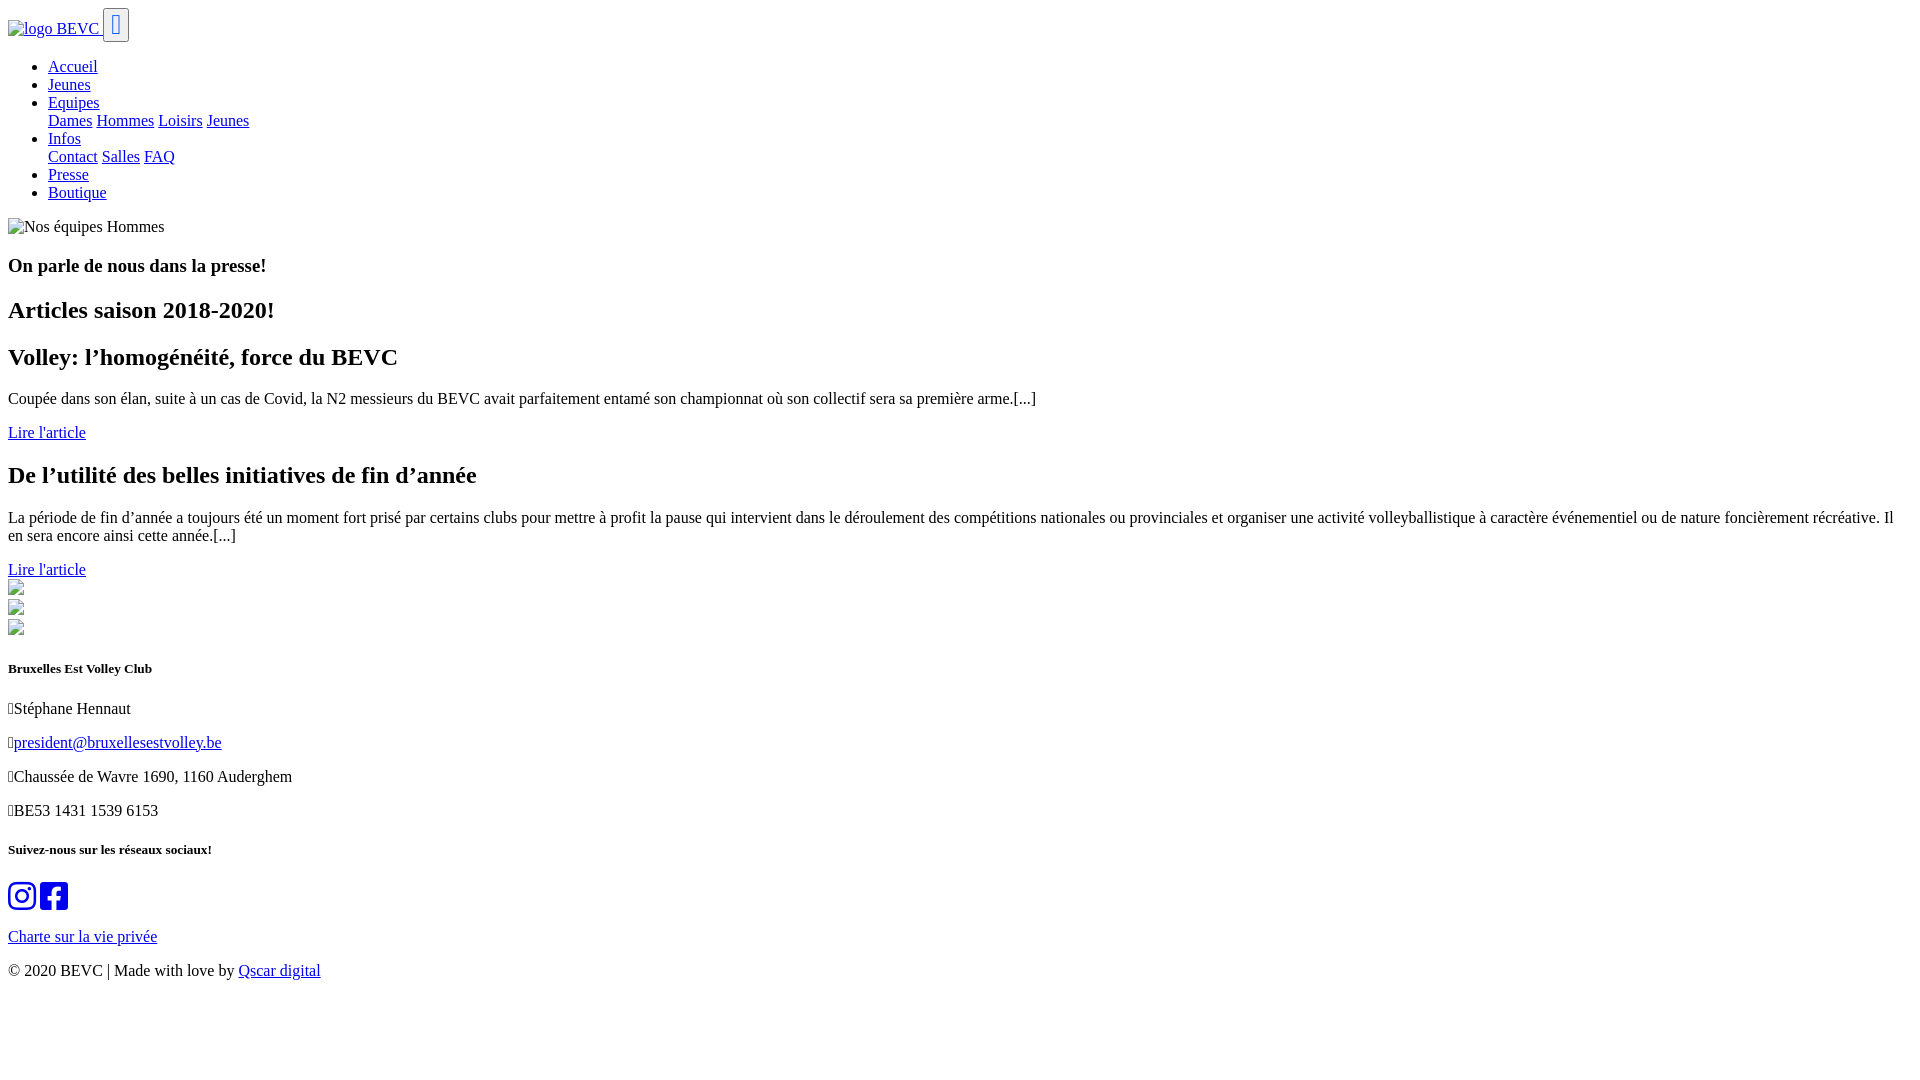  I want to click on 'Dames', so click(48, 120).